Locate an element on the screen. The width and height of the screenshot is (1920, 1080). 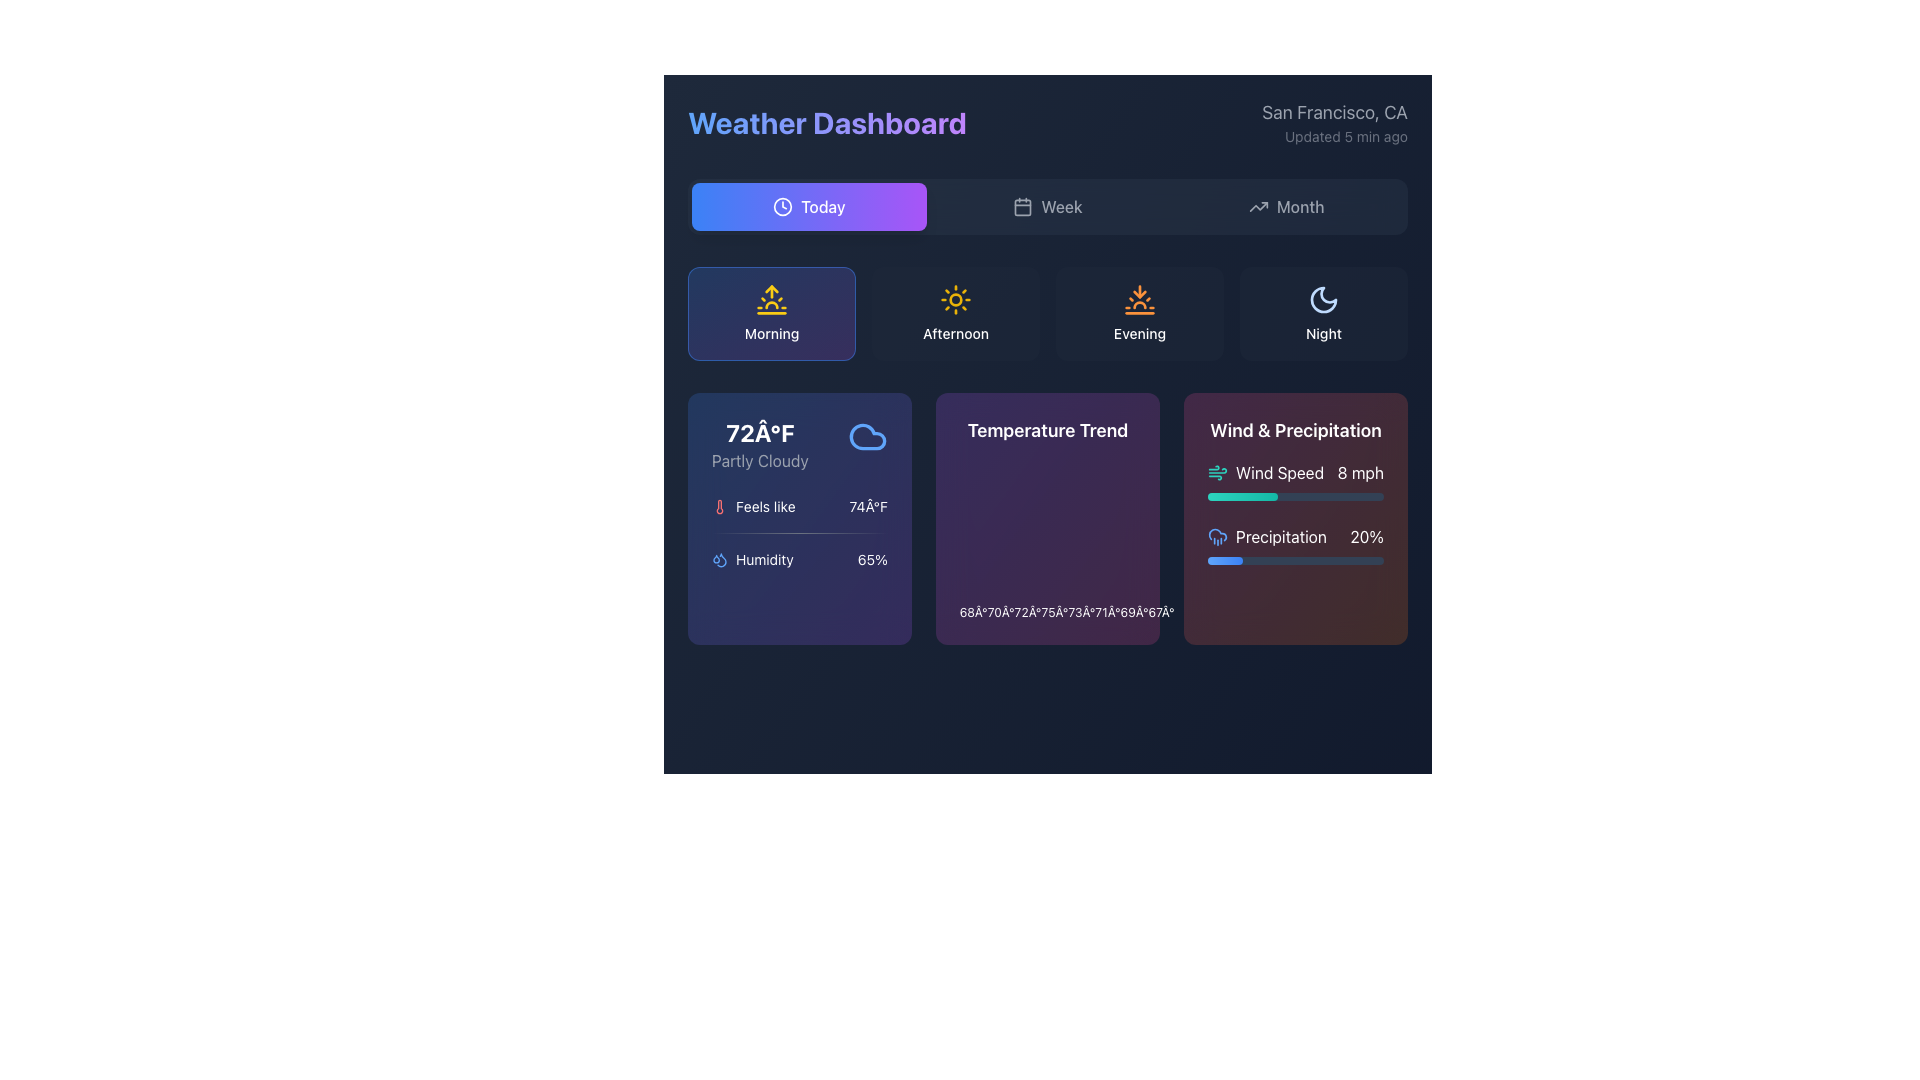
the progress represented by the Progress bar indicator for 'Precipitation', which shows 20% completion within the horizontal progress bar in the 'Wind & Precipitation' section is located at coordinates (1224, 560).